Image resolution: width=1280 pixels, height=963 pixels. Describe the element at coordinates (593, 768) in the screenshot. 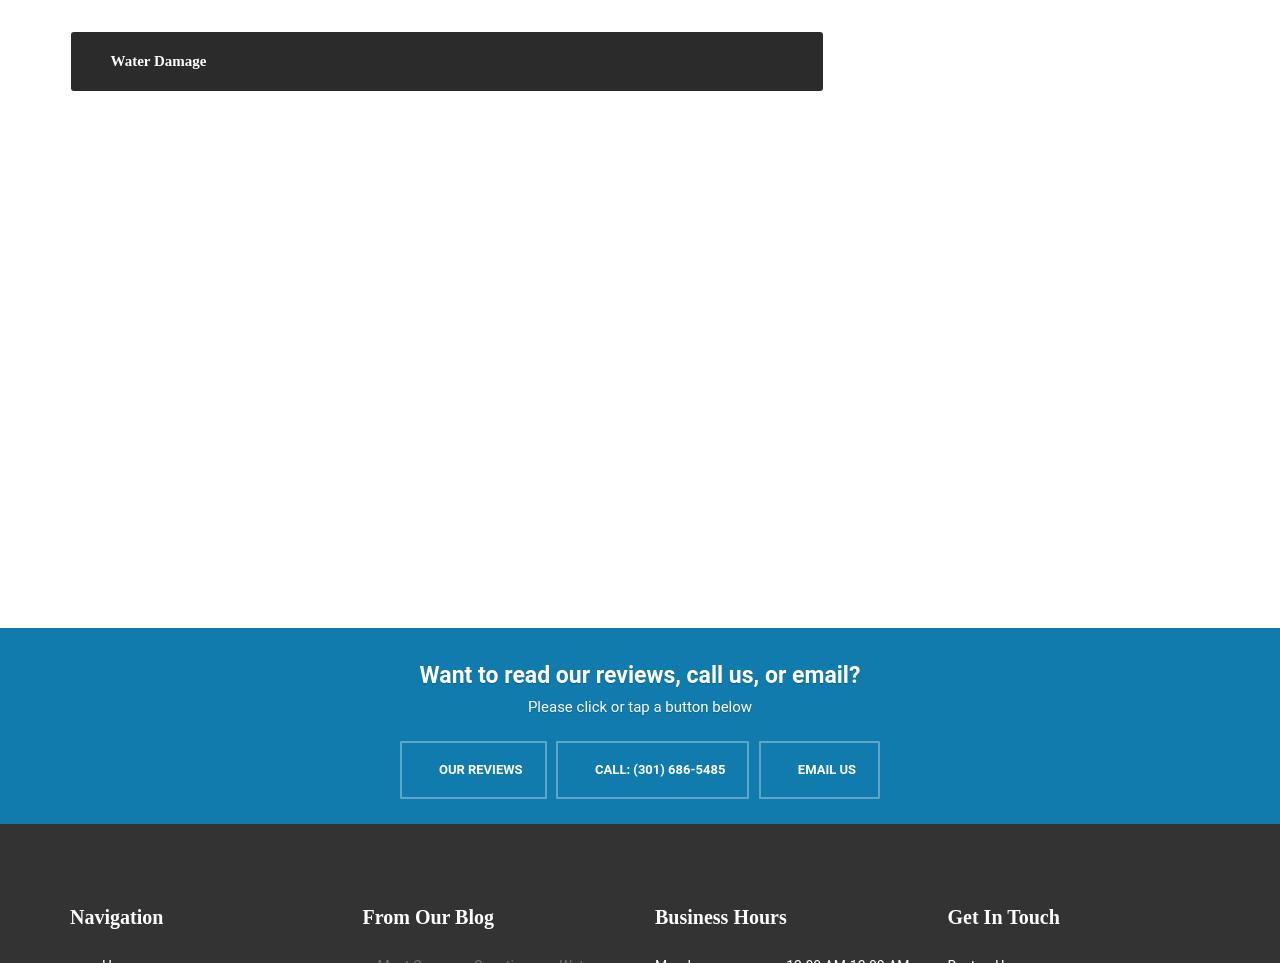

I see `'Call: (301) 686-5485'` at that location.